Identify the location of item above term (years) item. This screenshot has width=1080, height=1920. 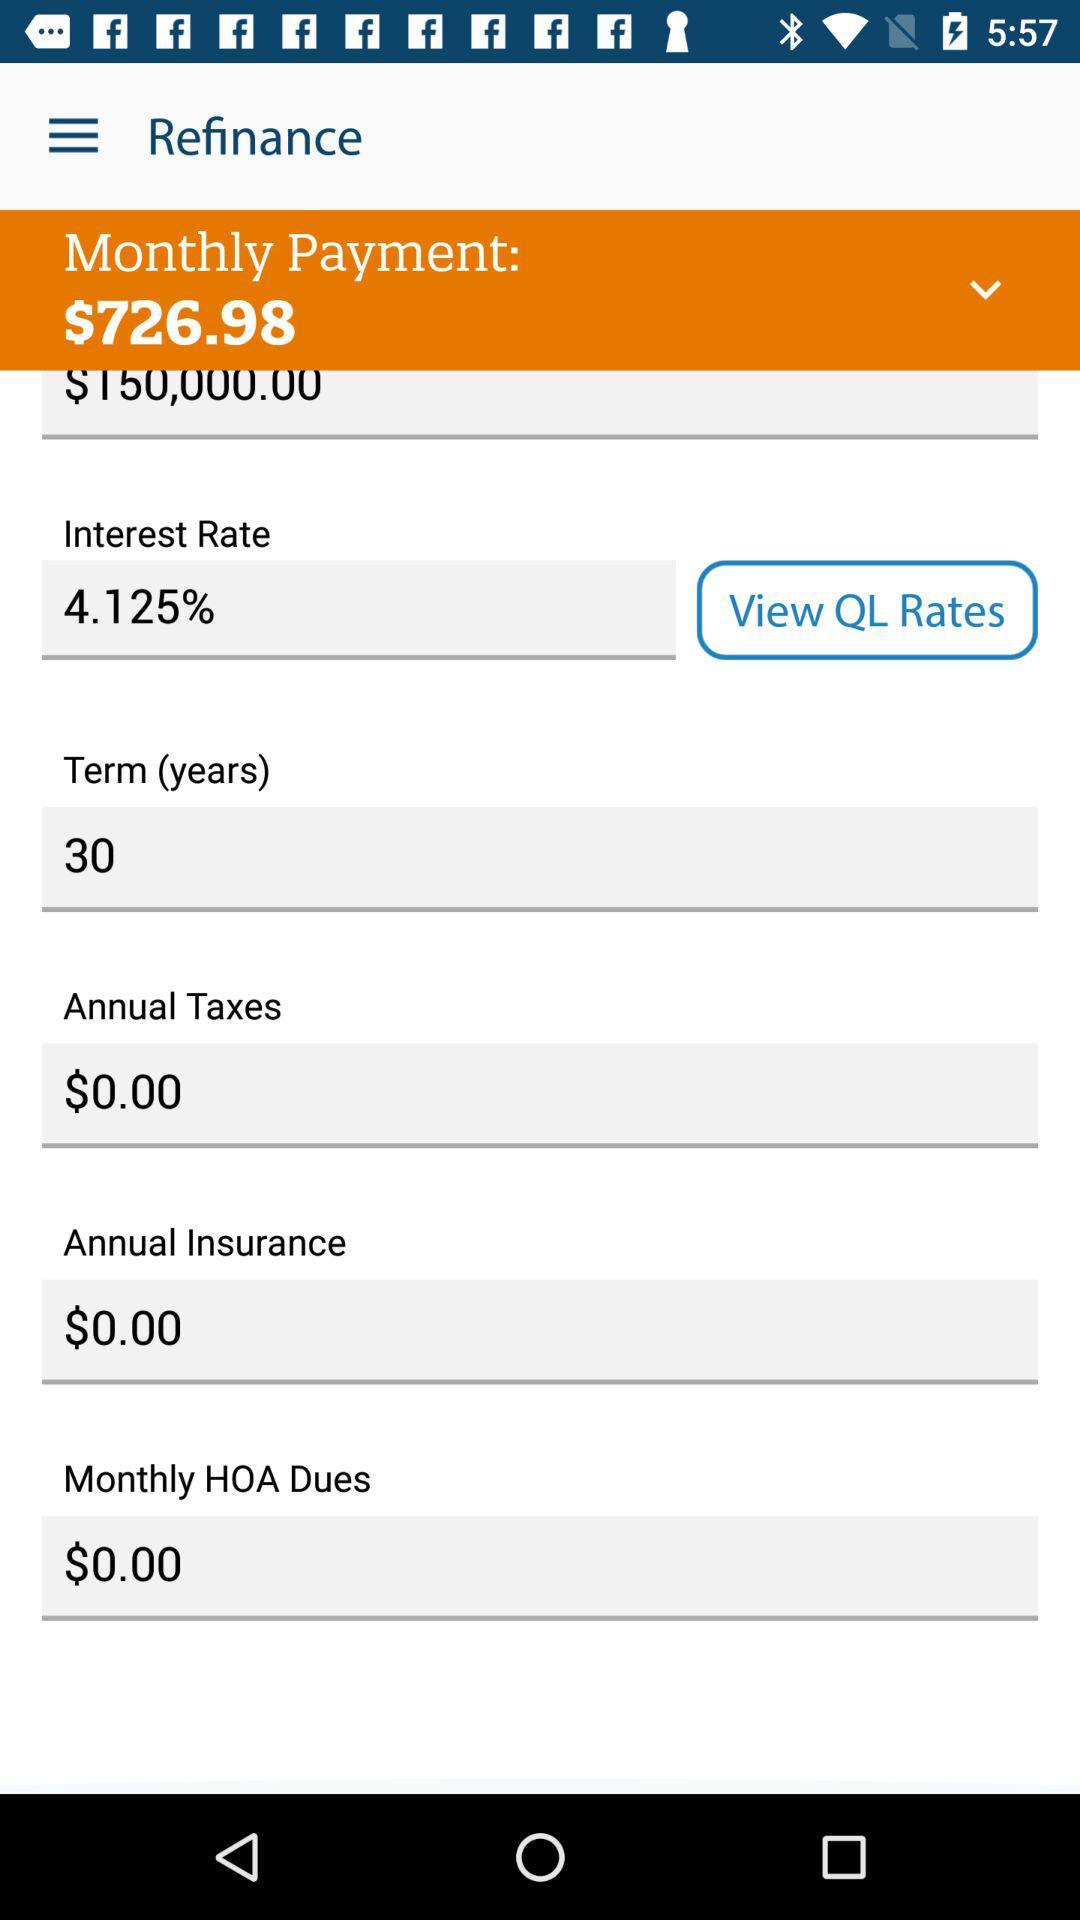
(866, 609).